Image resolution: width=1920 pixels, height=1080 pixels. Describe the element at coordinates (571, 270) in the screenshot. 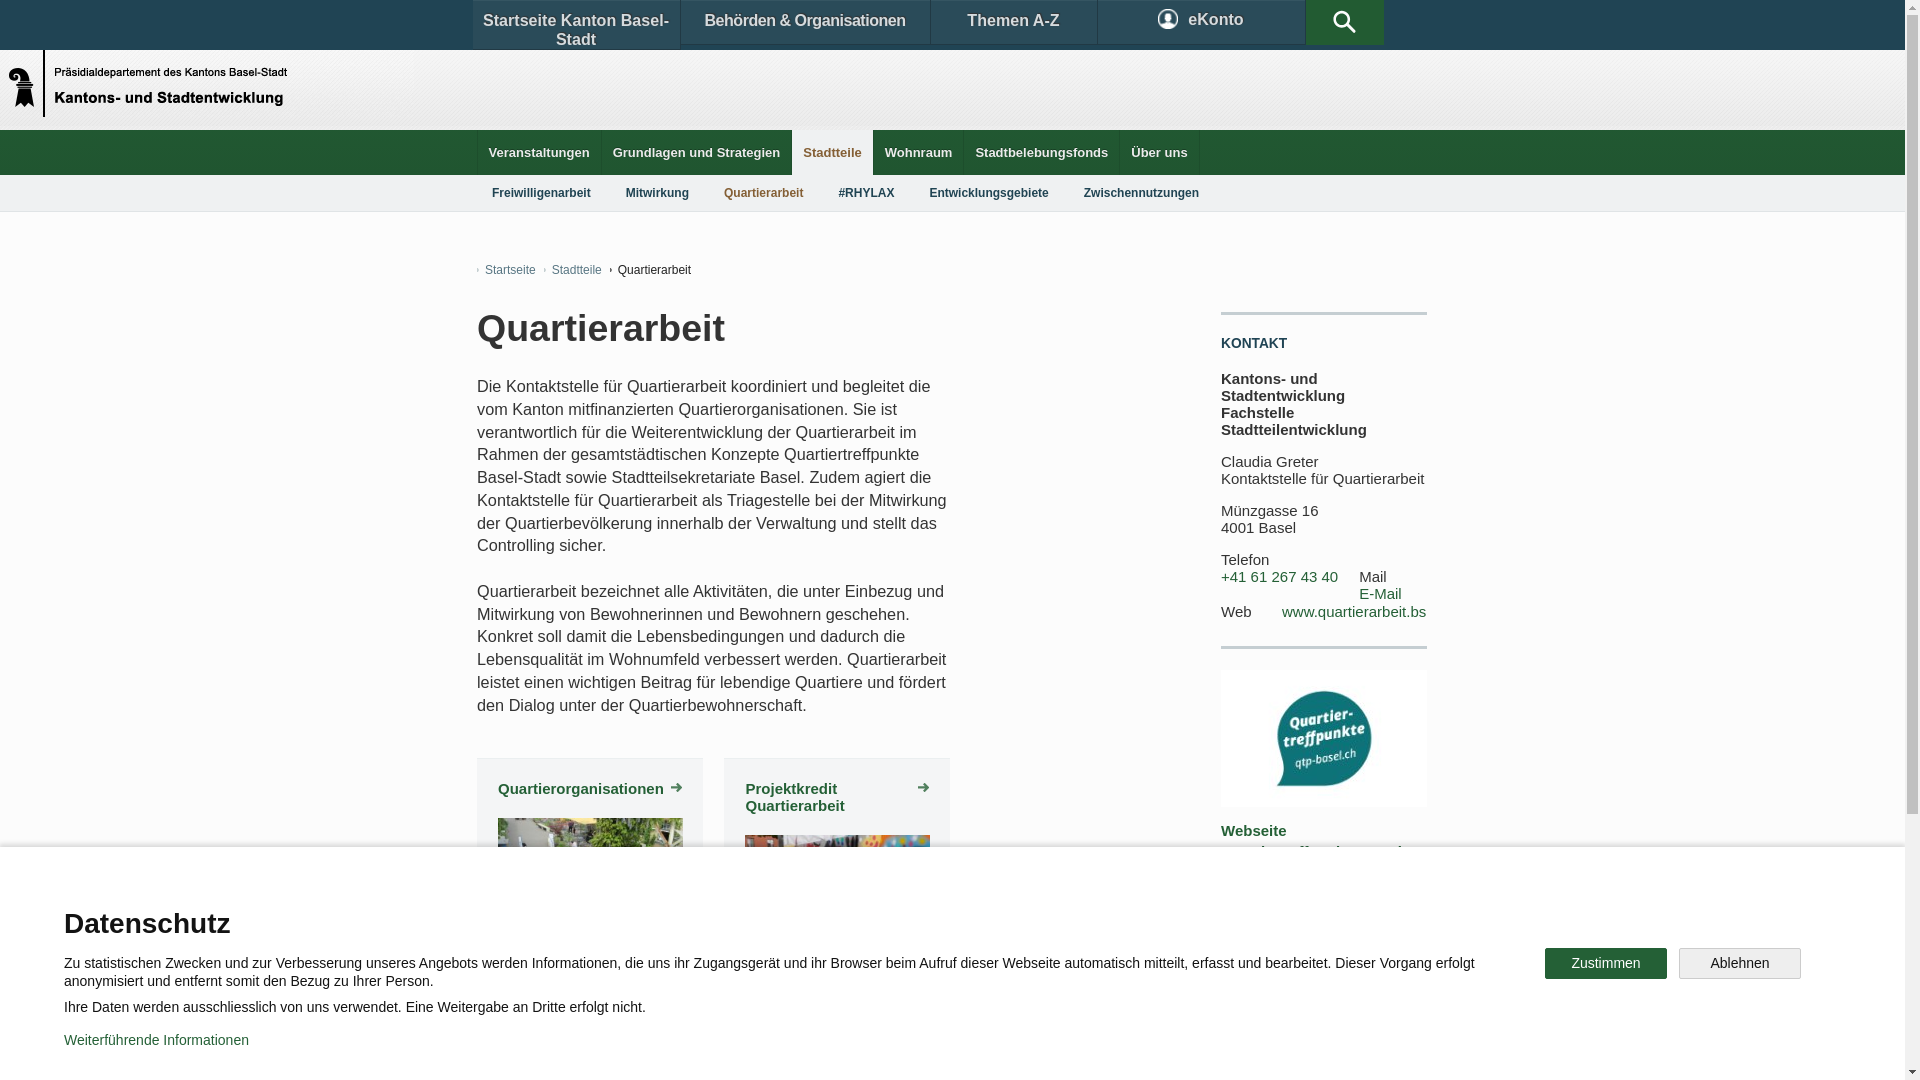

I see `'Stadtteile'` at that location.